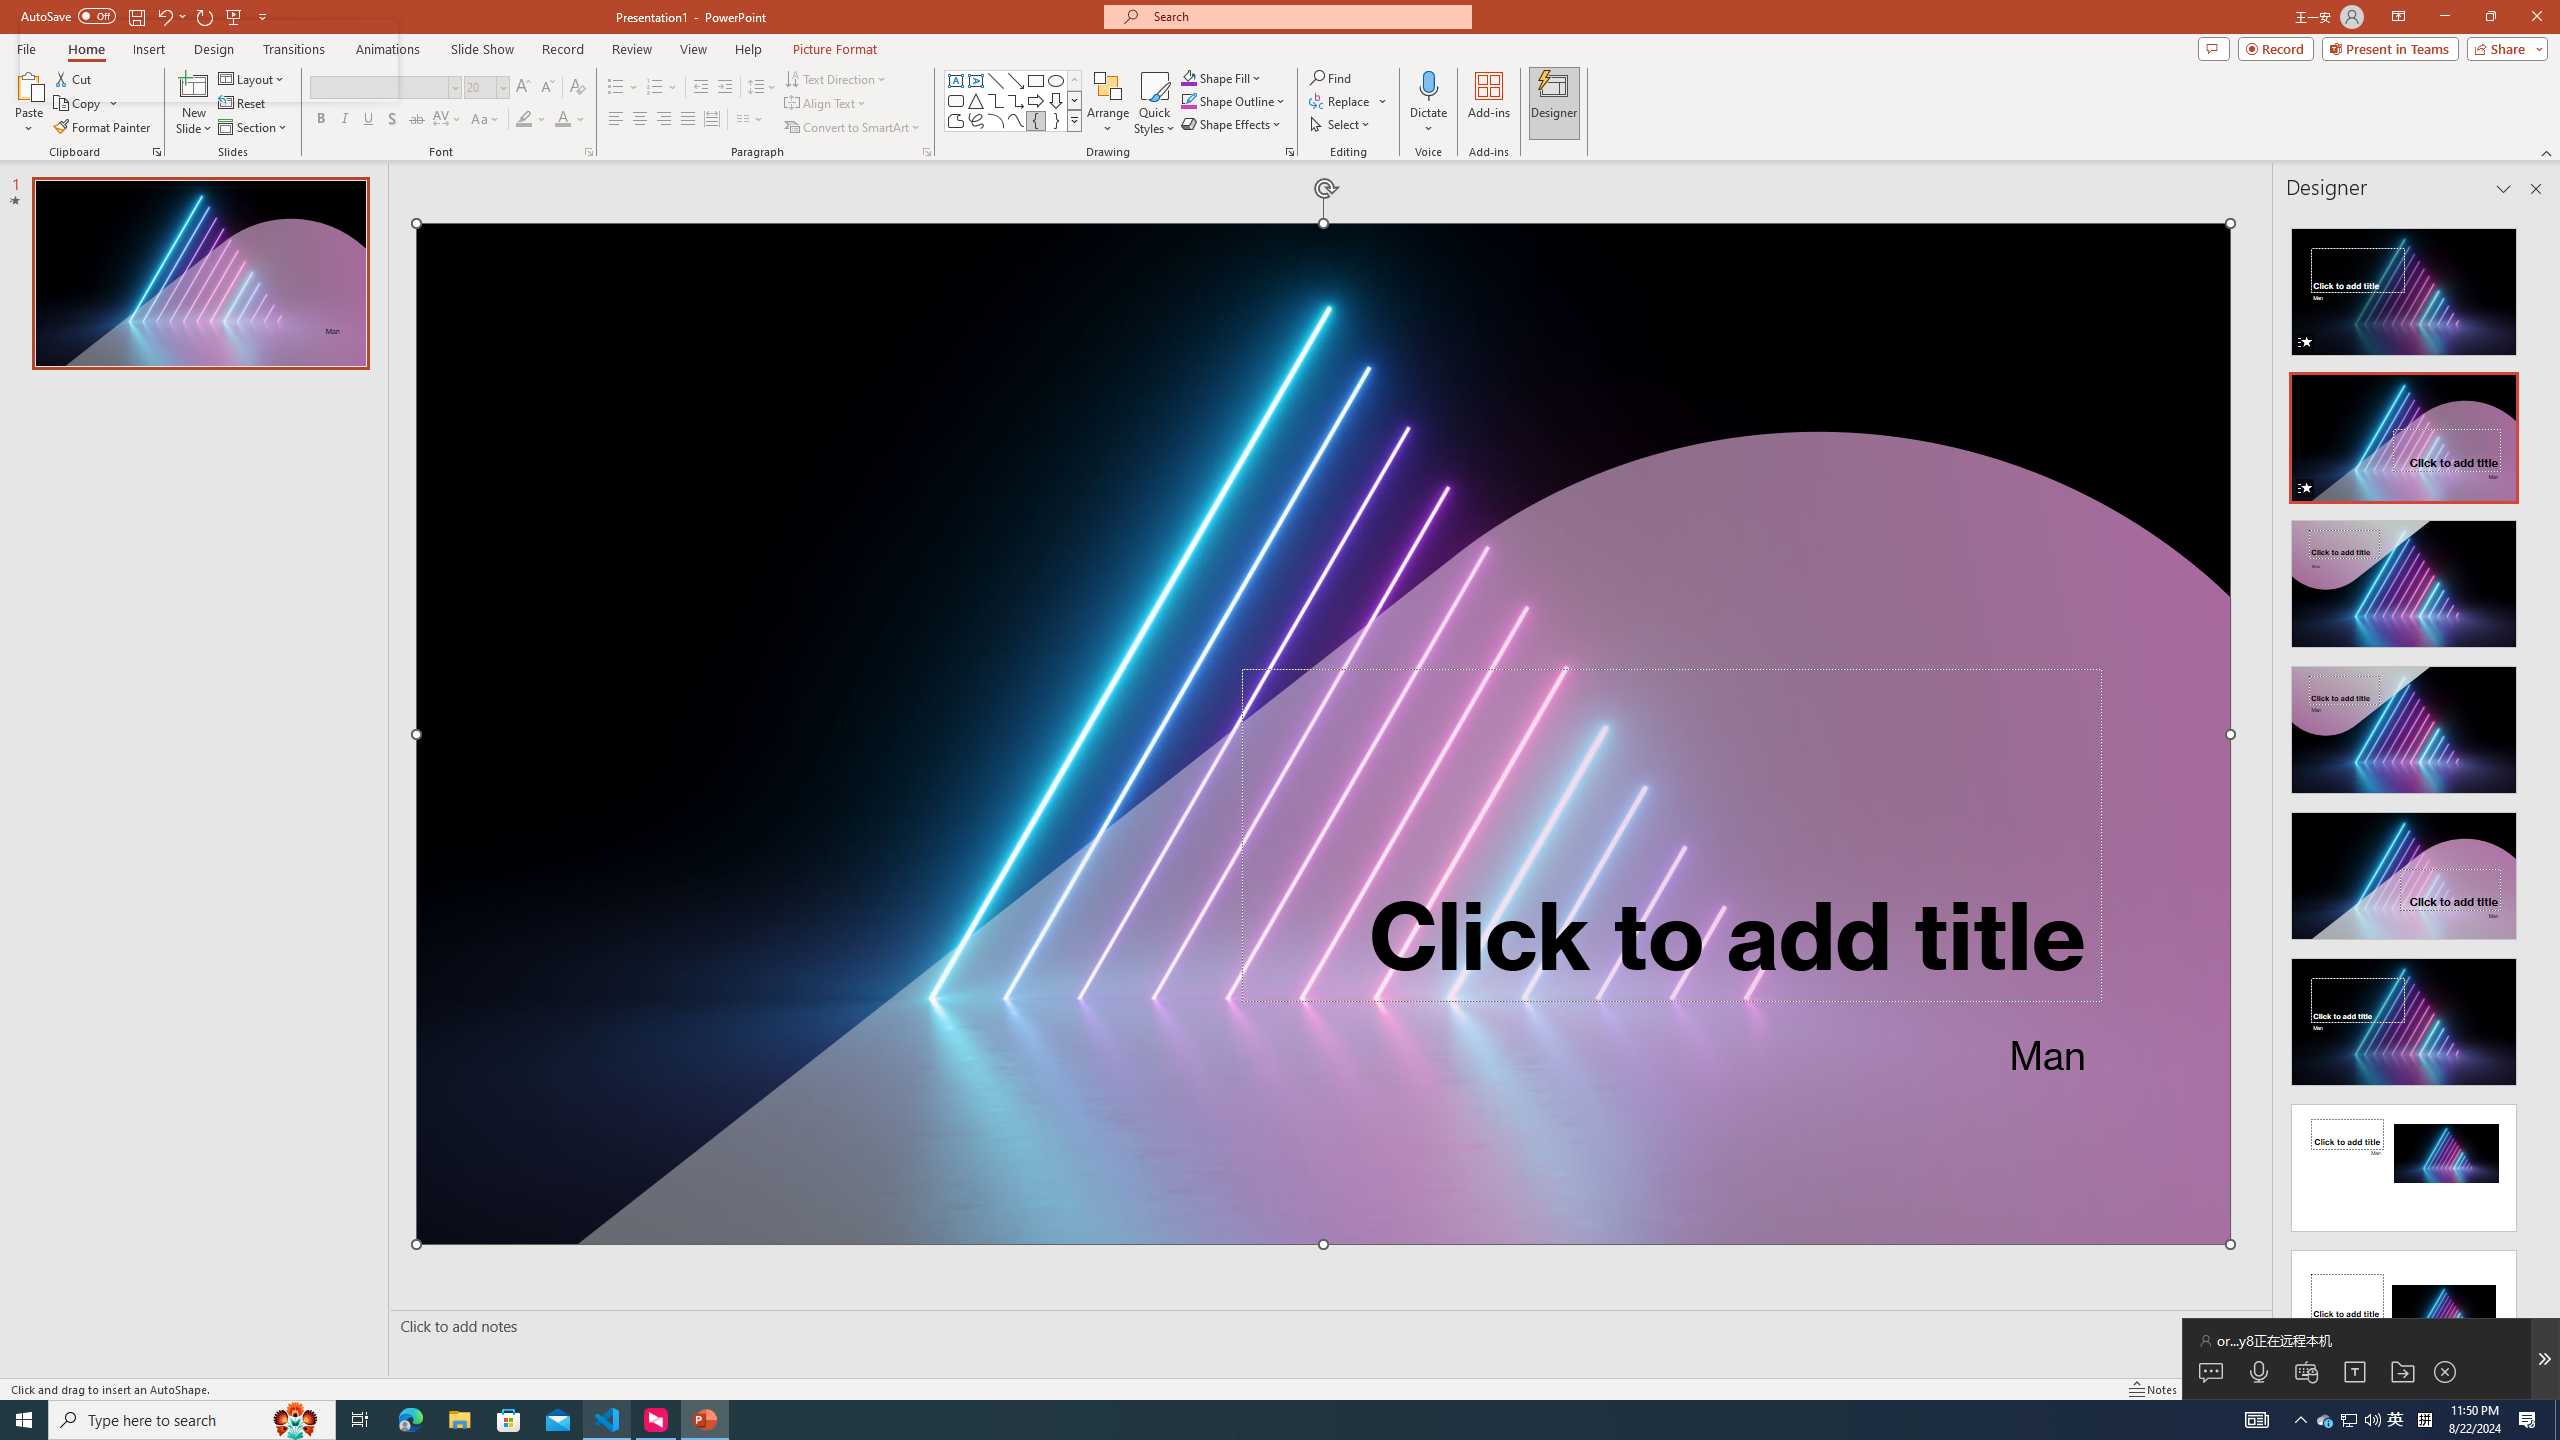 The image size is (2560, 1440). What do you see at coordinates (530, 118) in the screenshot?
I see `'Text Highlight Color'` at bounding box center [530, 118].